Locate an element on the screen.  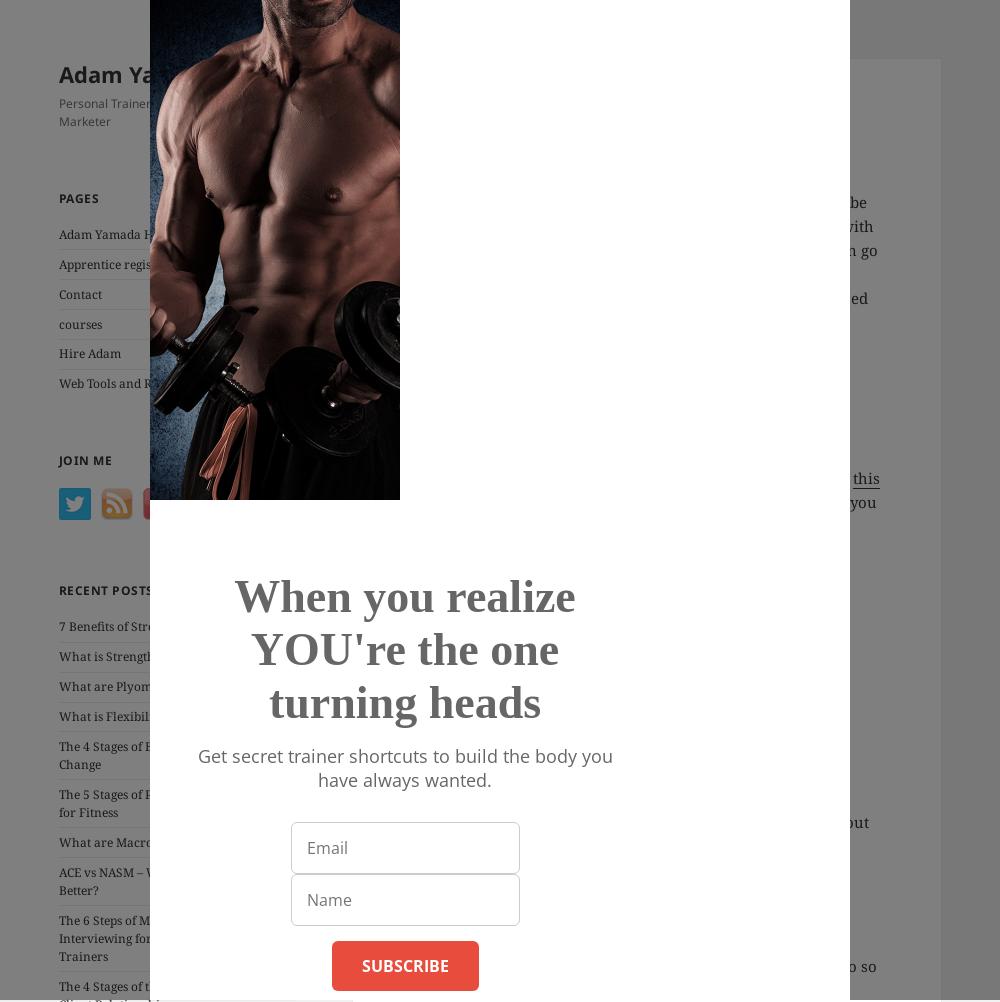
'The 5 Stages of Process Change for Fitness' is located at coordinates (144, 801).